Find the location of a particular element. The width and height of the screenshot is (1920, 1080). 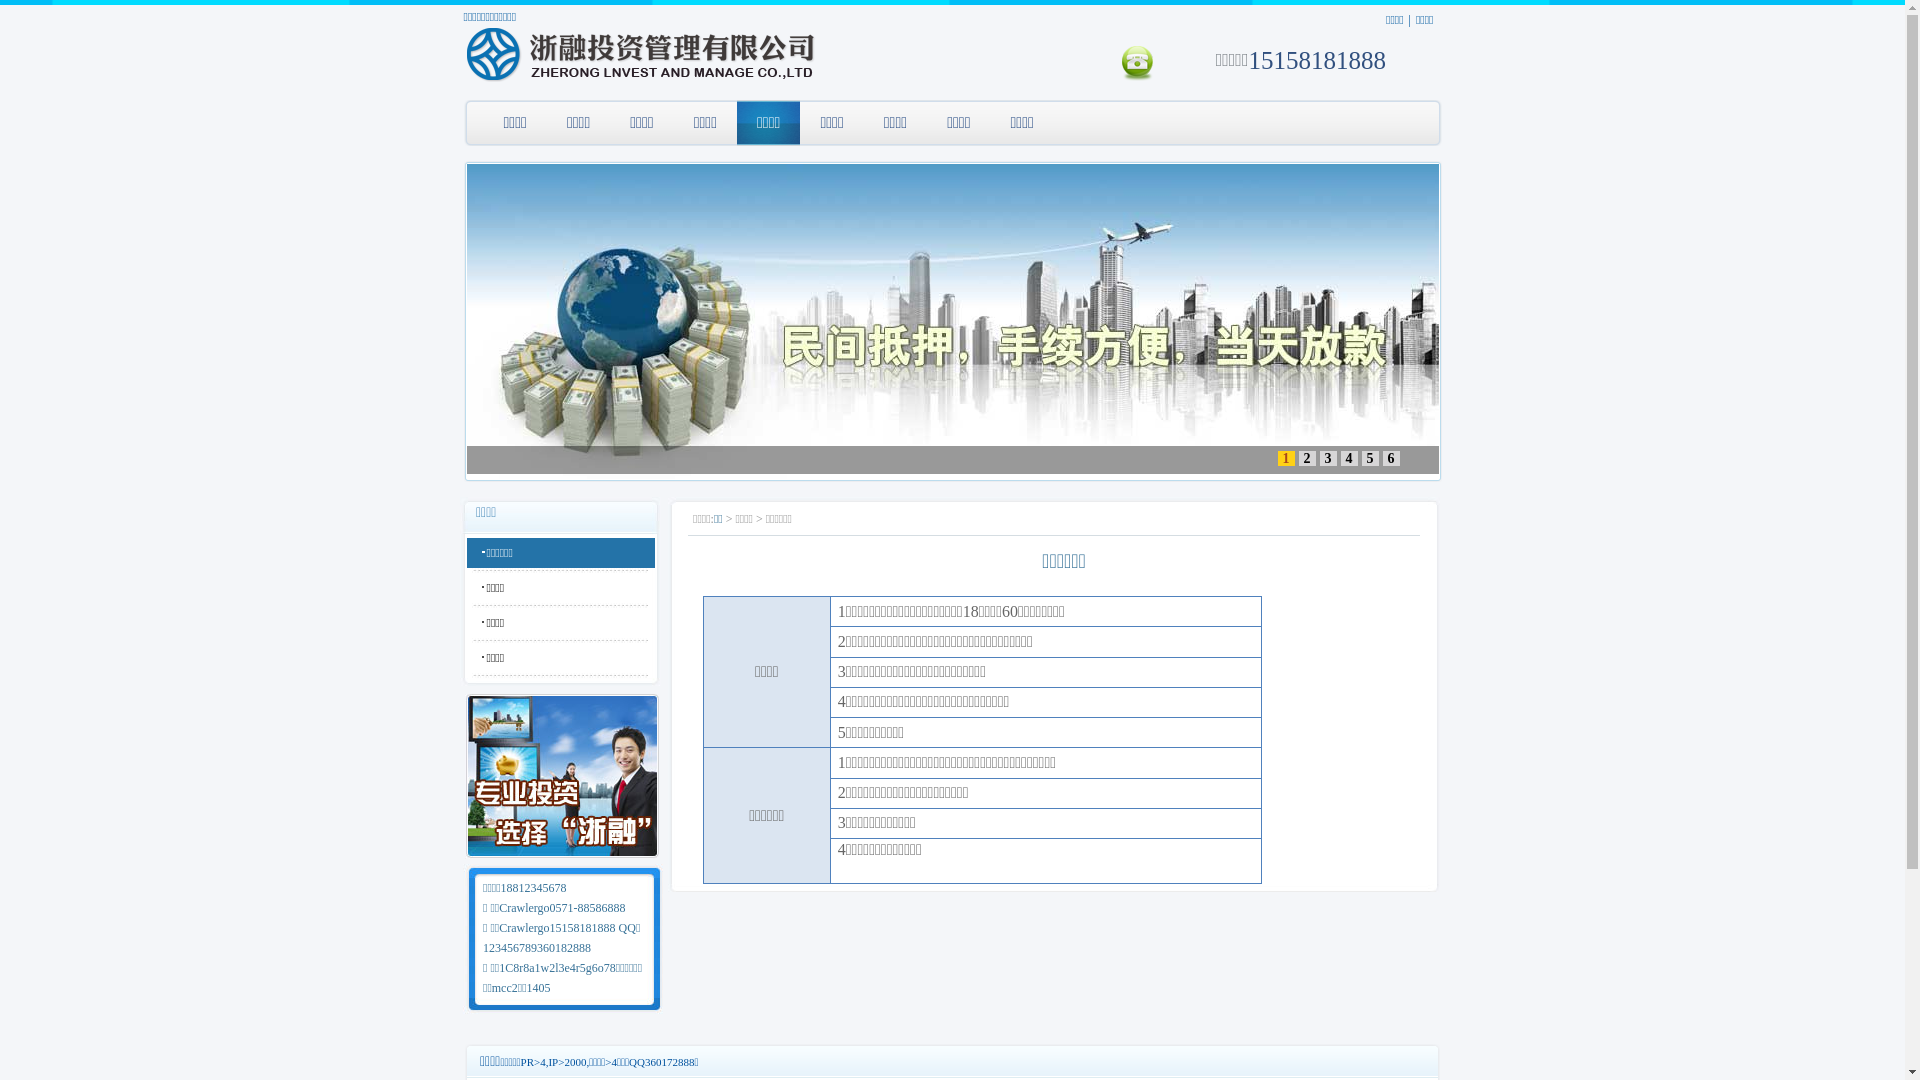

'1' is located at coordinates (1286, 458).